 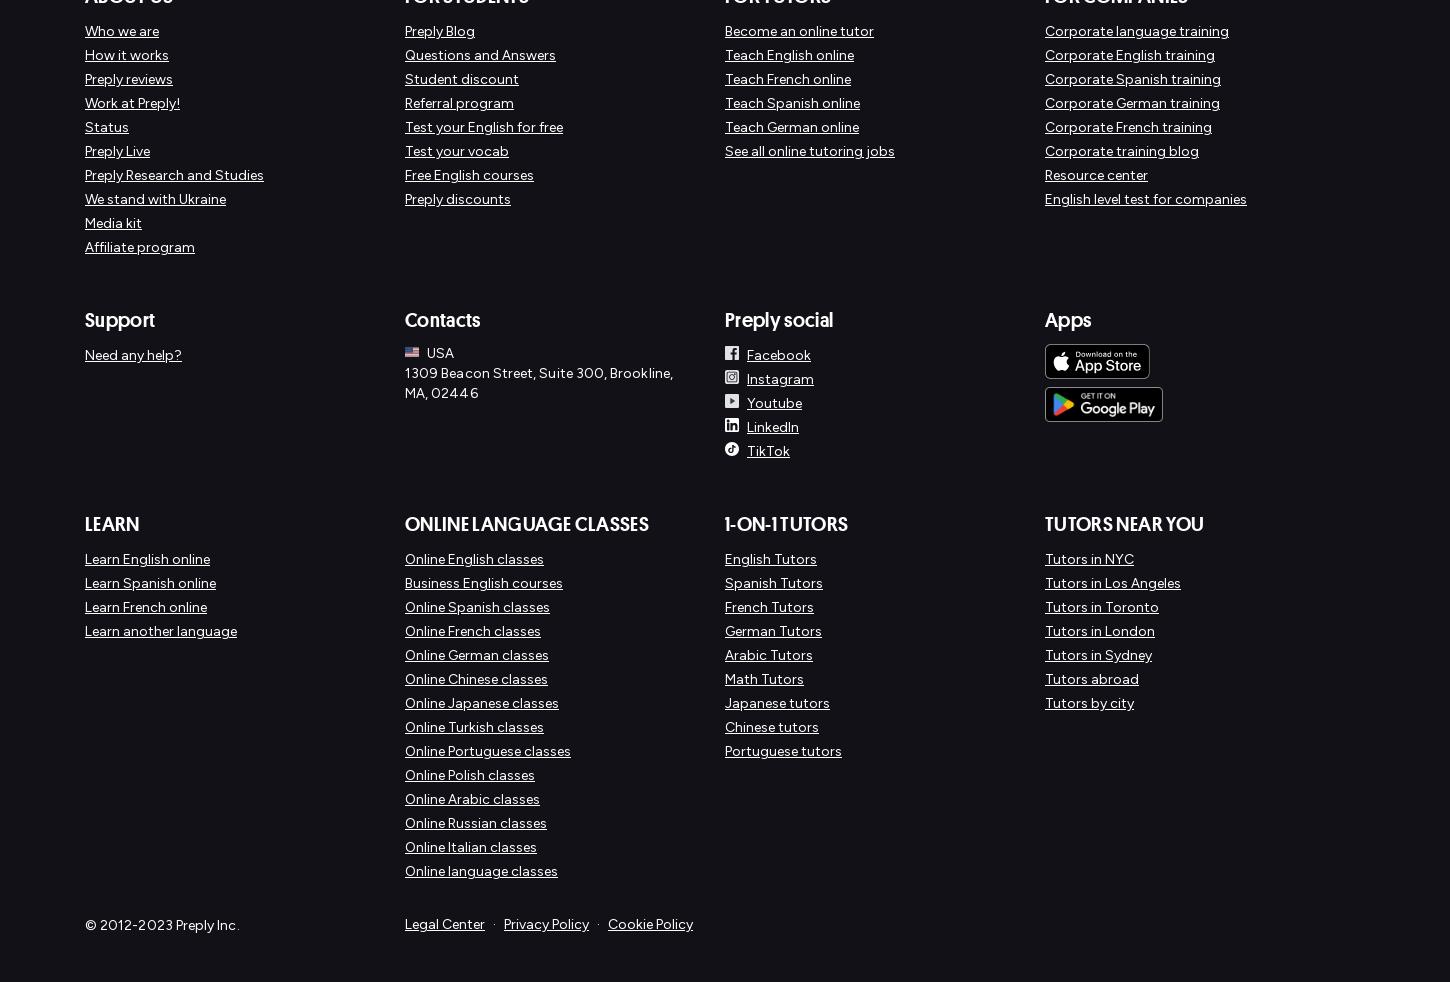 What do you see at coordinates (789, 54) in the screenshot?
I see `'Teach English online'` at bounding box center [789, 54].